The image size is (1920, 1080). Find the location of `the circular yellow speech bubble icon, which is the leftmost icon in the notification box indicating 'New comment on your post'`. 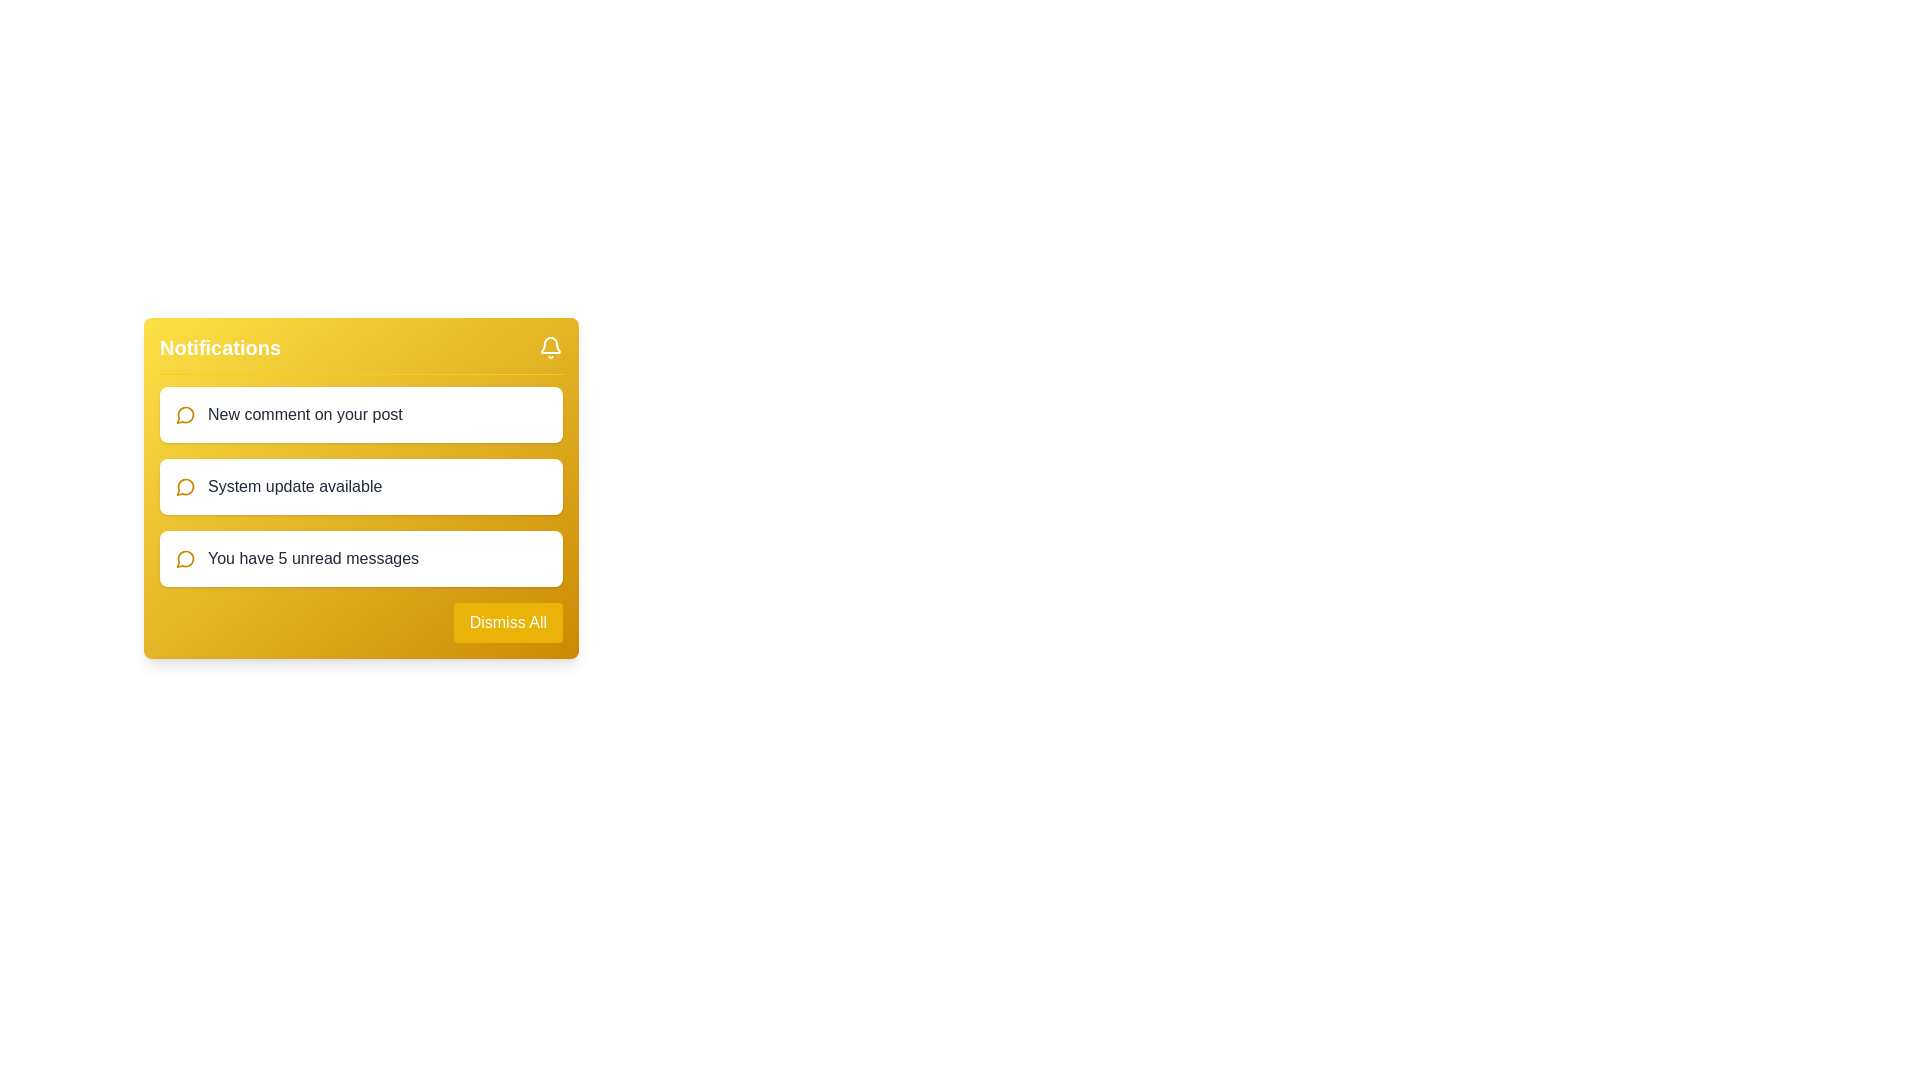

the circular yellow speech bubble icon, which is the leftmost icon in the notification box indicating 'New comment on your post' is located at coordinates (186, 414).